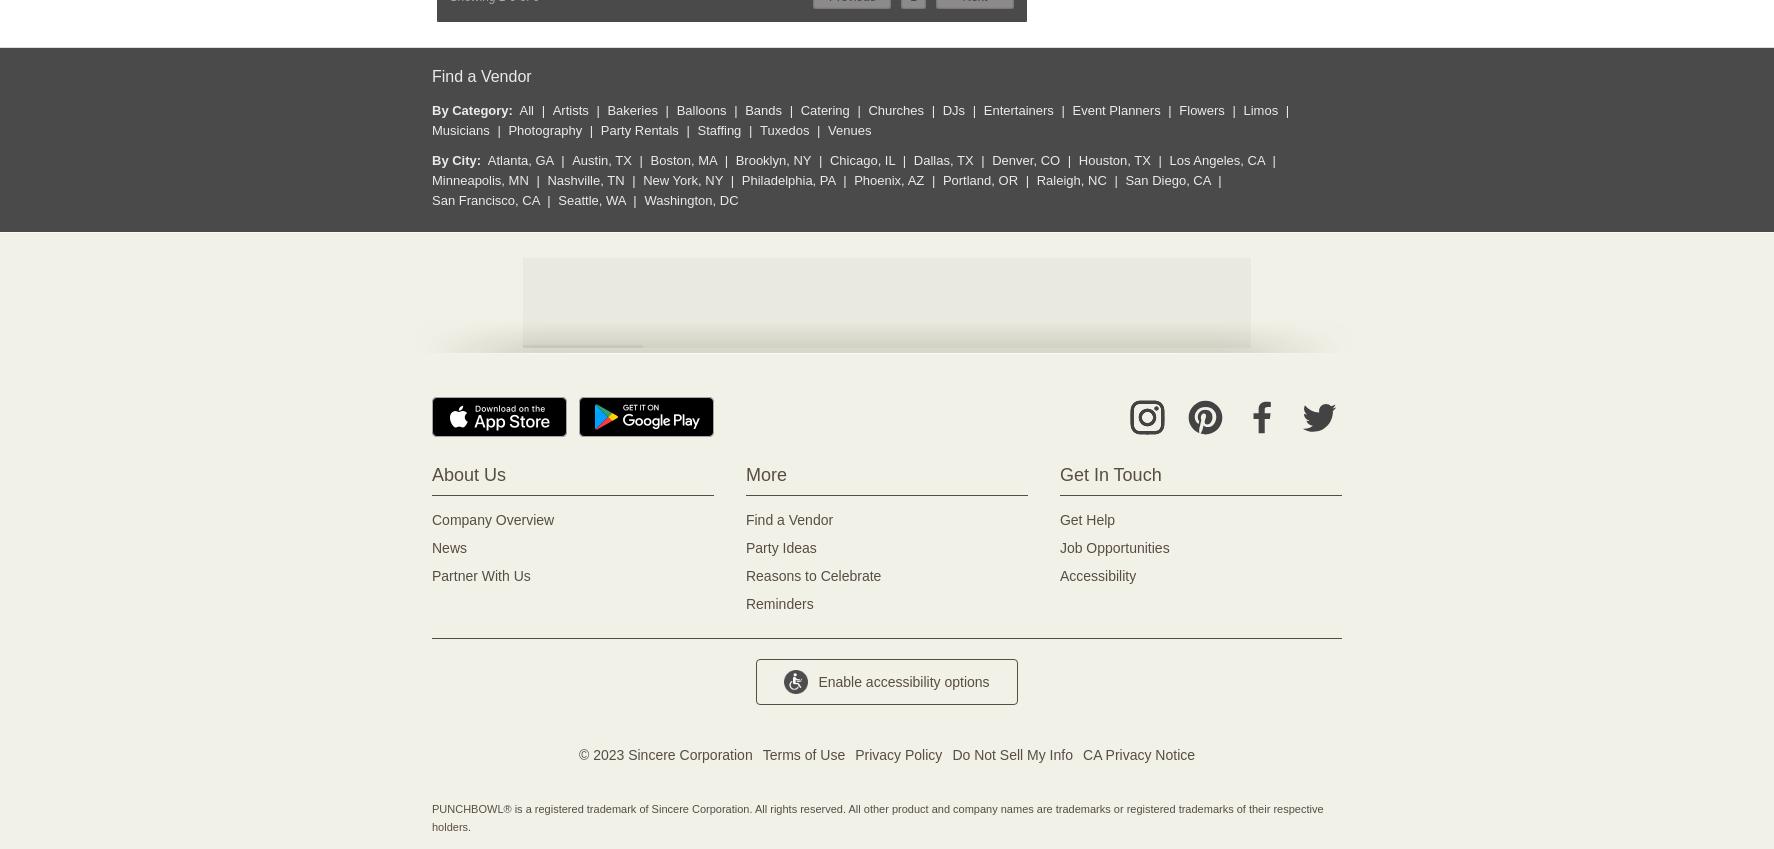 This screenshot has height=849, width=1774. Describe the element at coordinates (952, 109) in the screenshot. I see `'DJs'` at that location.